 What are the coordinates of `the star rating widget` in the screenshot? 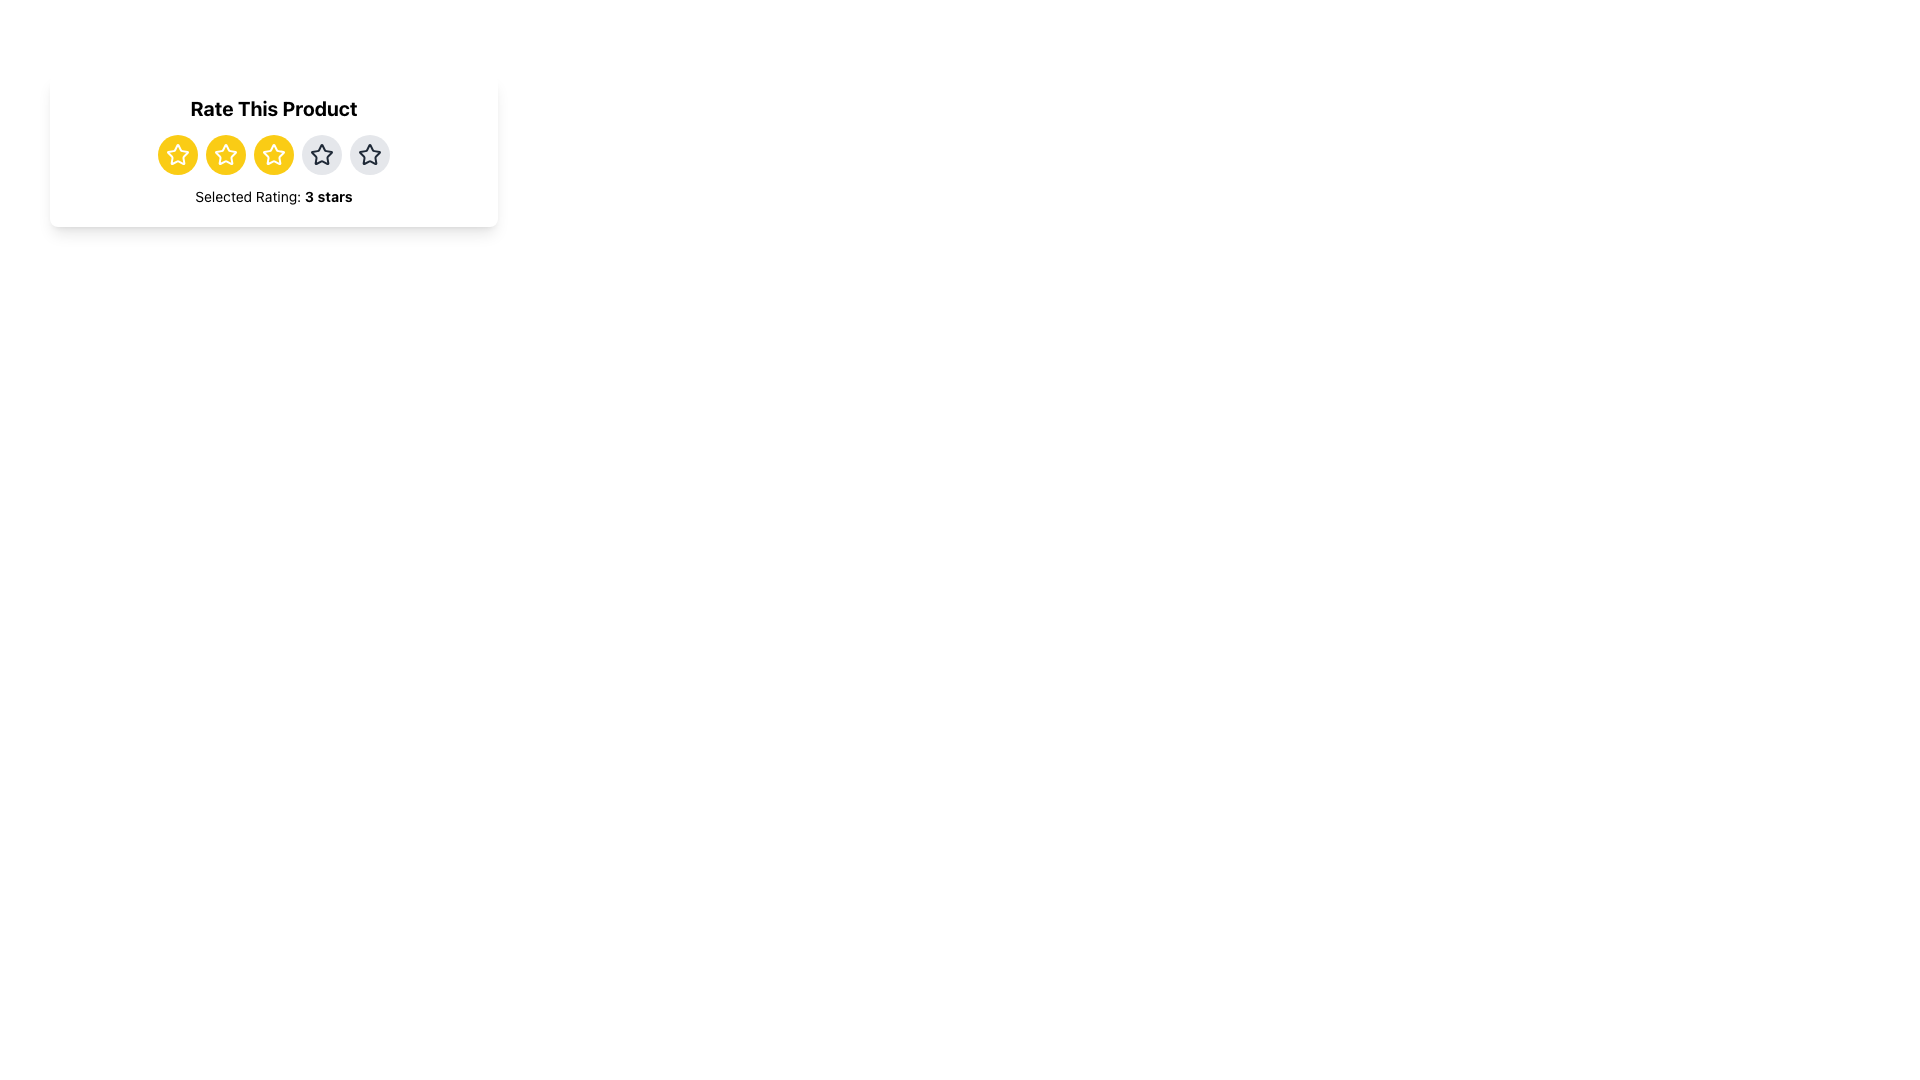 It's located at (272, 149).